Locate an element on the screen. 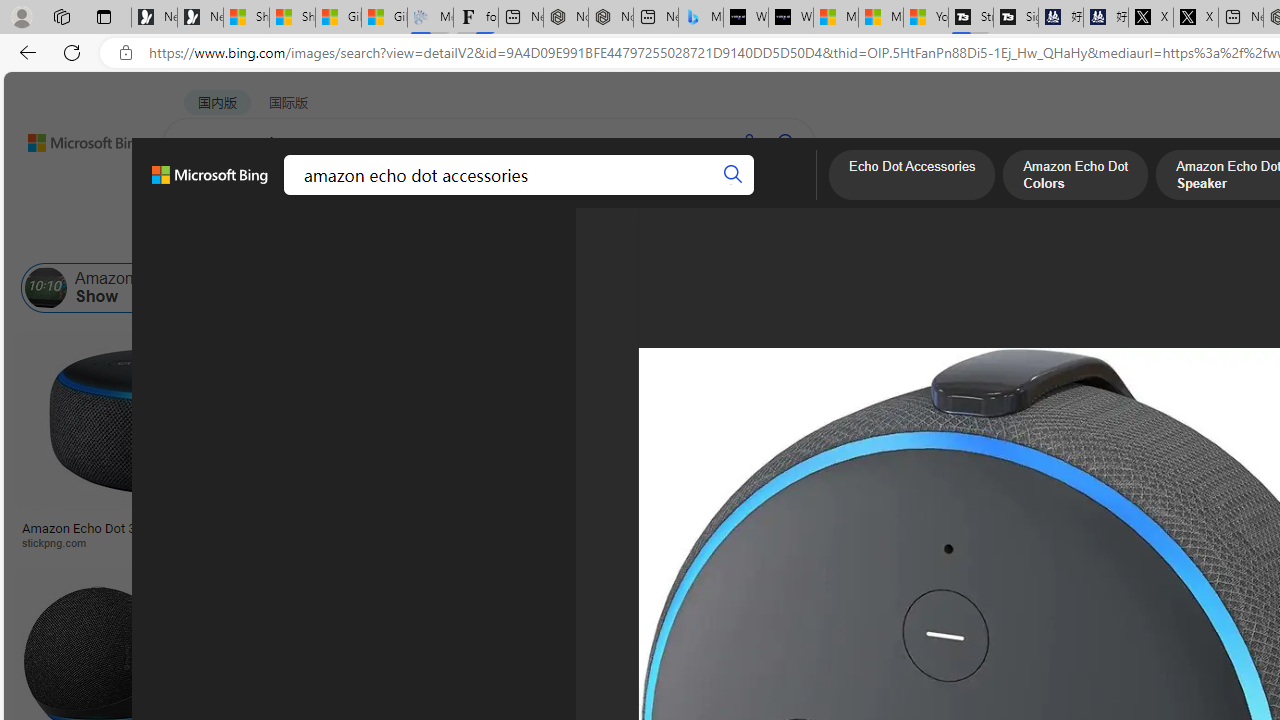 The image size is (1280, 720). 'Amazon Echo Show' is located at coordinates (46, 288).